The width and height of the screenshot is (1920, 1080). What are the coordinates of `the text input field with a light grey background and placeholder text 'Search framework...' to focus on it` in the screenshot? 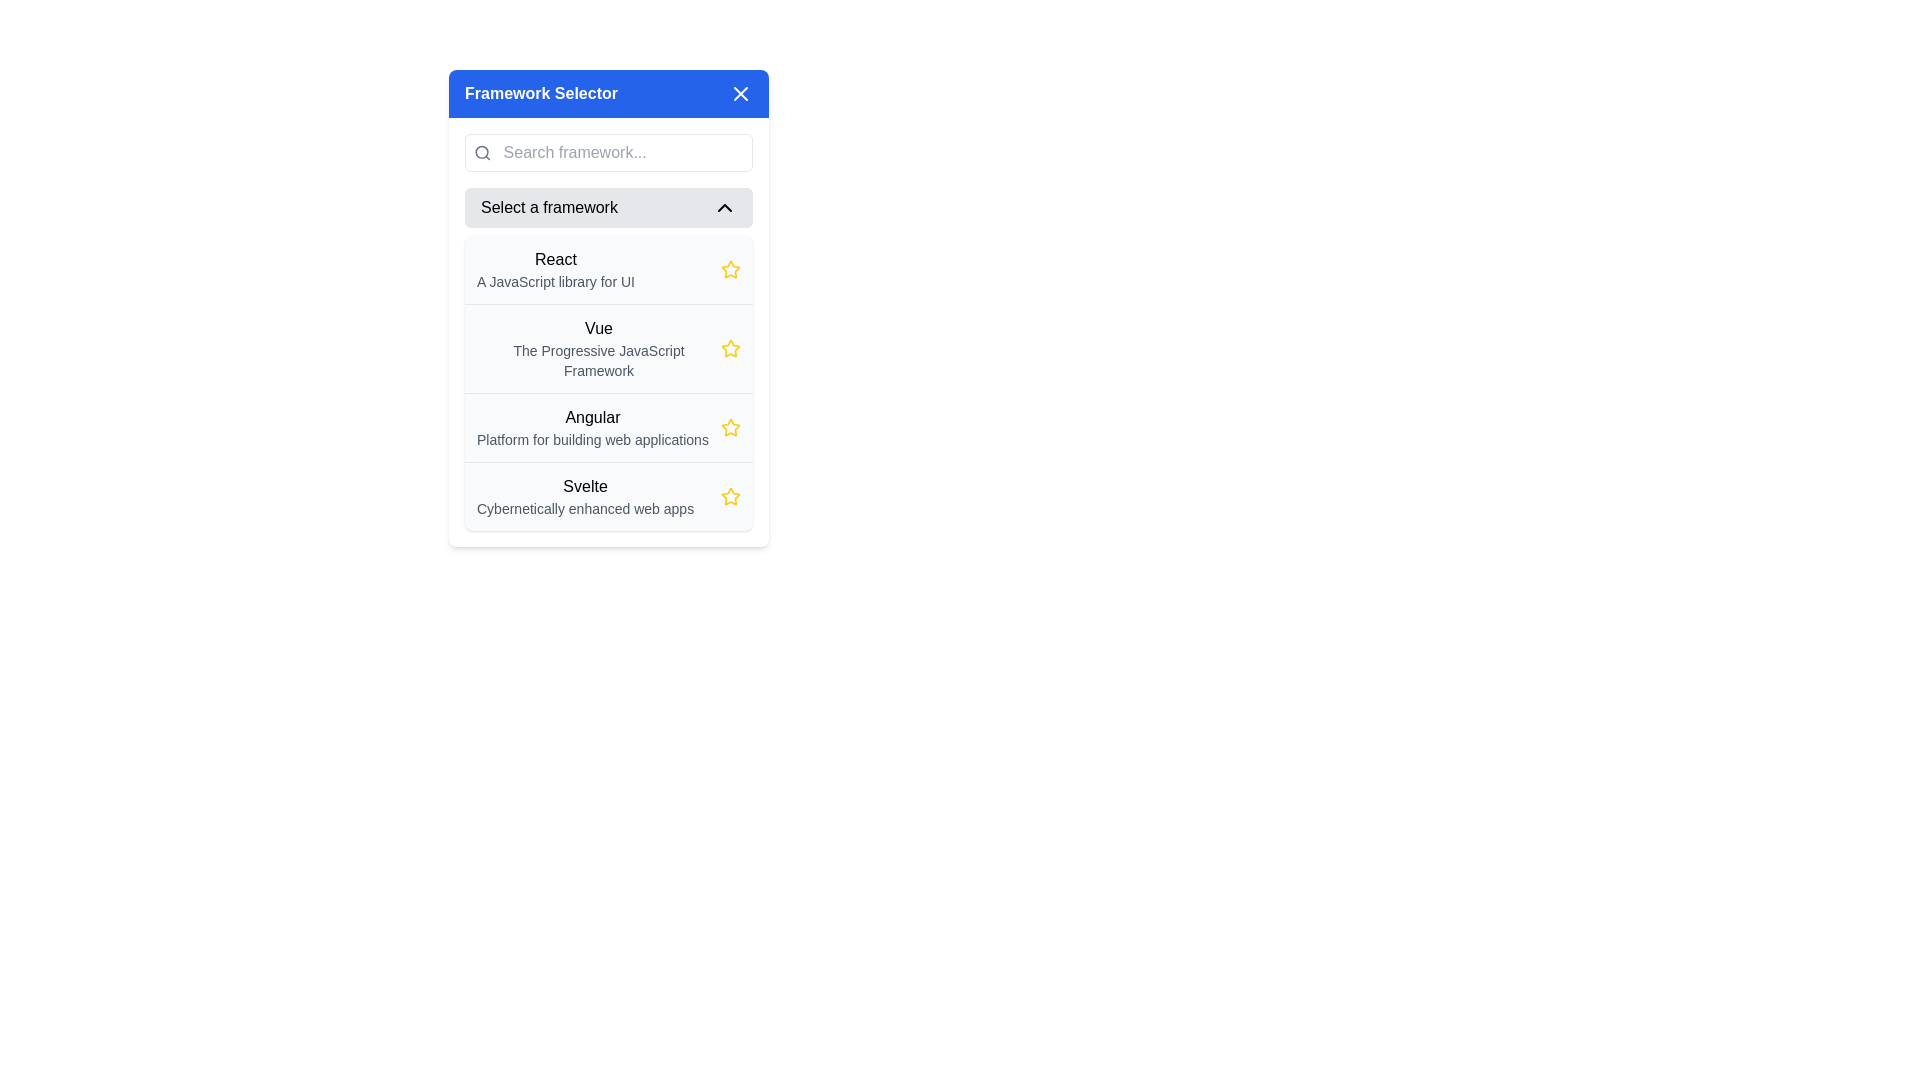 It's located at (624, 152).